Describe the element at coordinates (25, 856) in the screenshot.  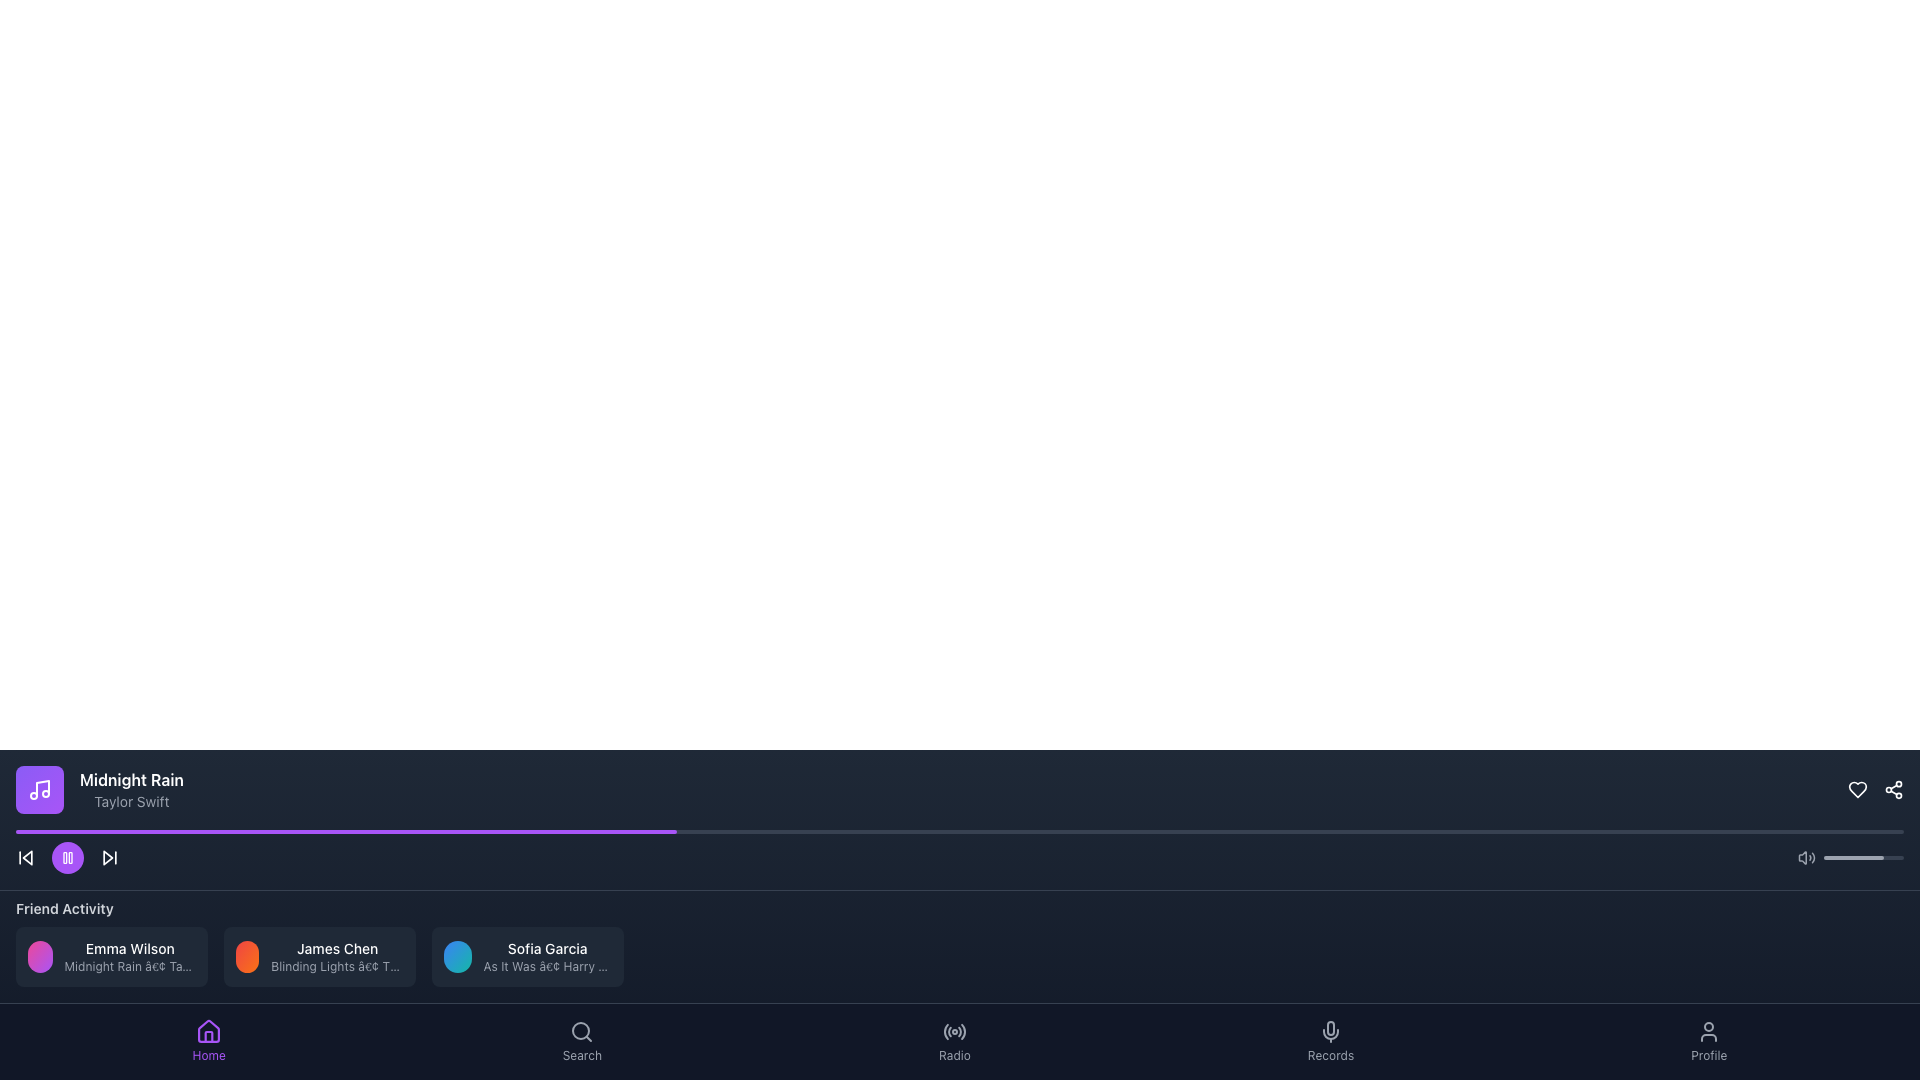
I see `the backward skip button located at the far left of the media control section in the player bar to skip backward` at that location.